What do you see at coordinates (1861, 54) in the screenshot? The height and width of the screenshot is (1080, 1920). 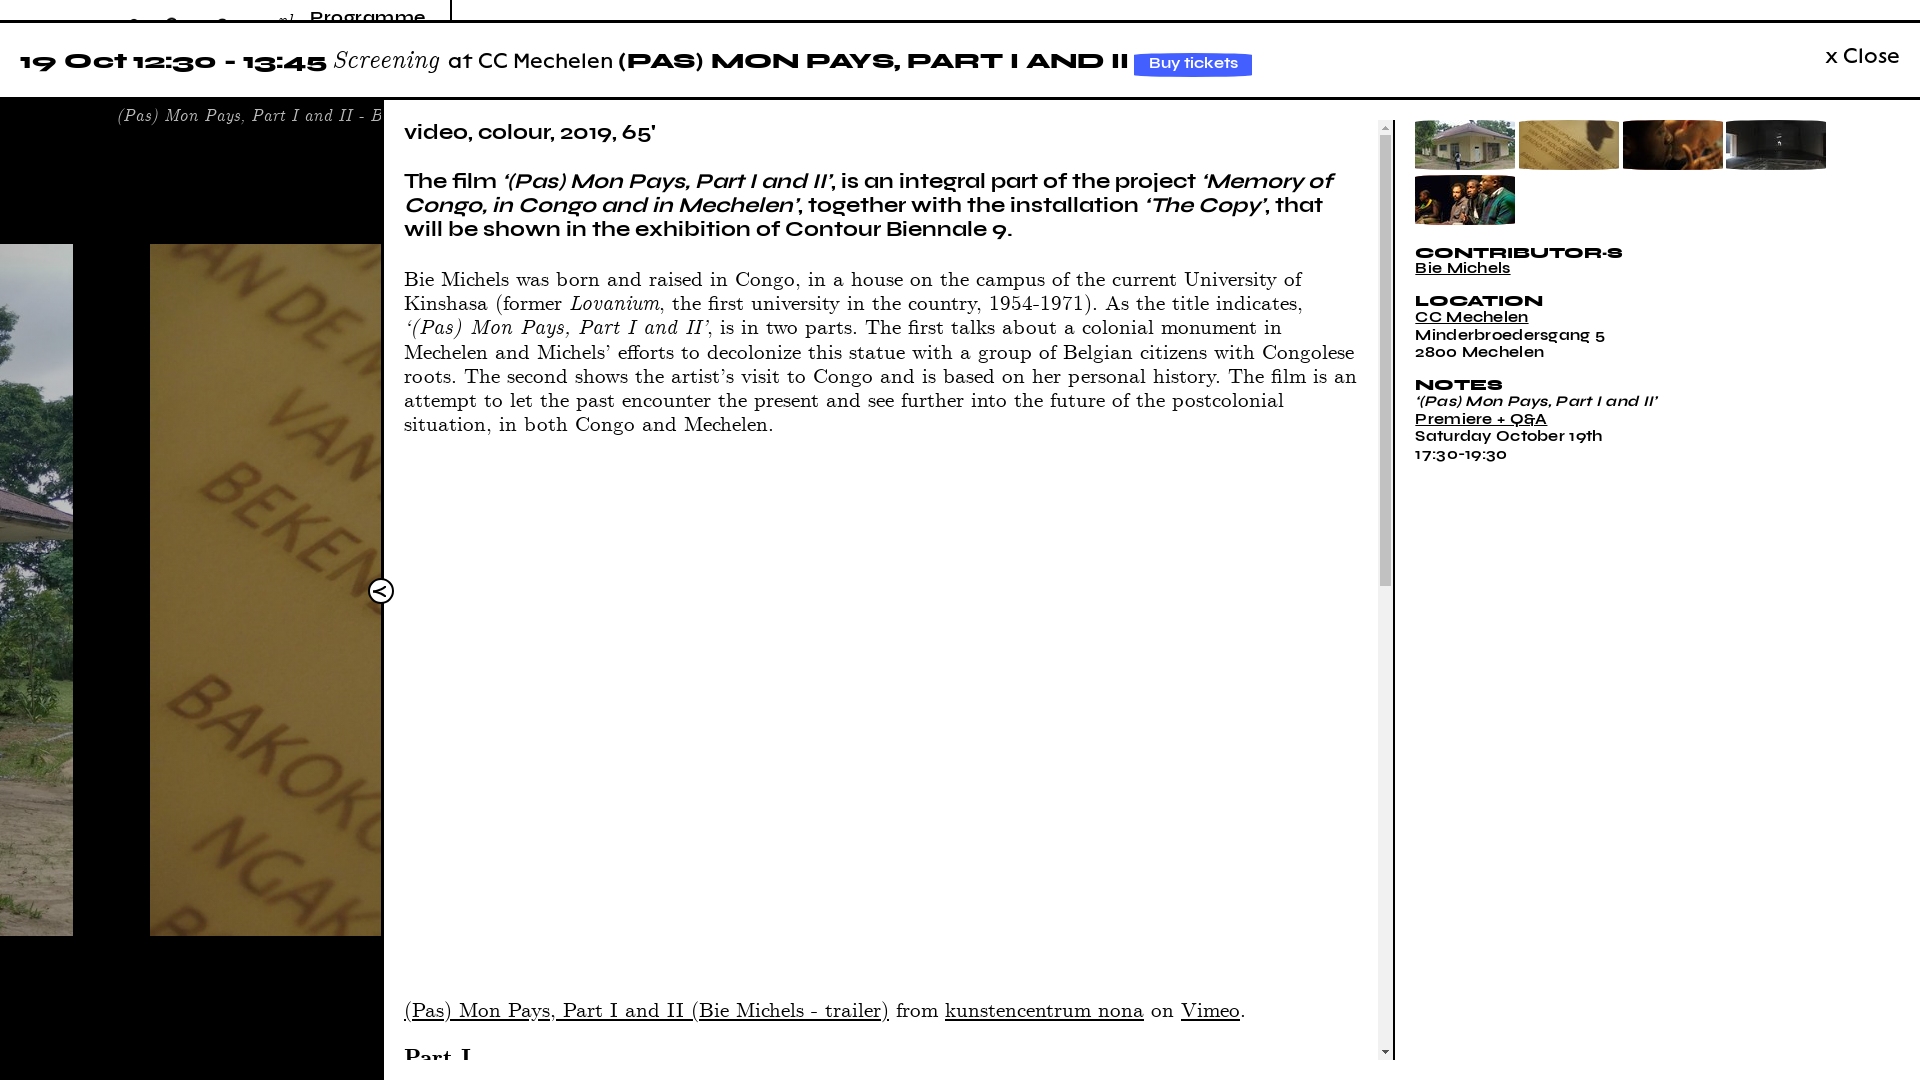 I see `'x Close'` at bounding box center [1861, 54].